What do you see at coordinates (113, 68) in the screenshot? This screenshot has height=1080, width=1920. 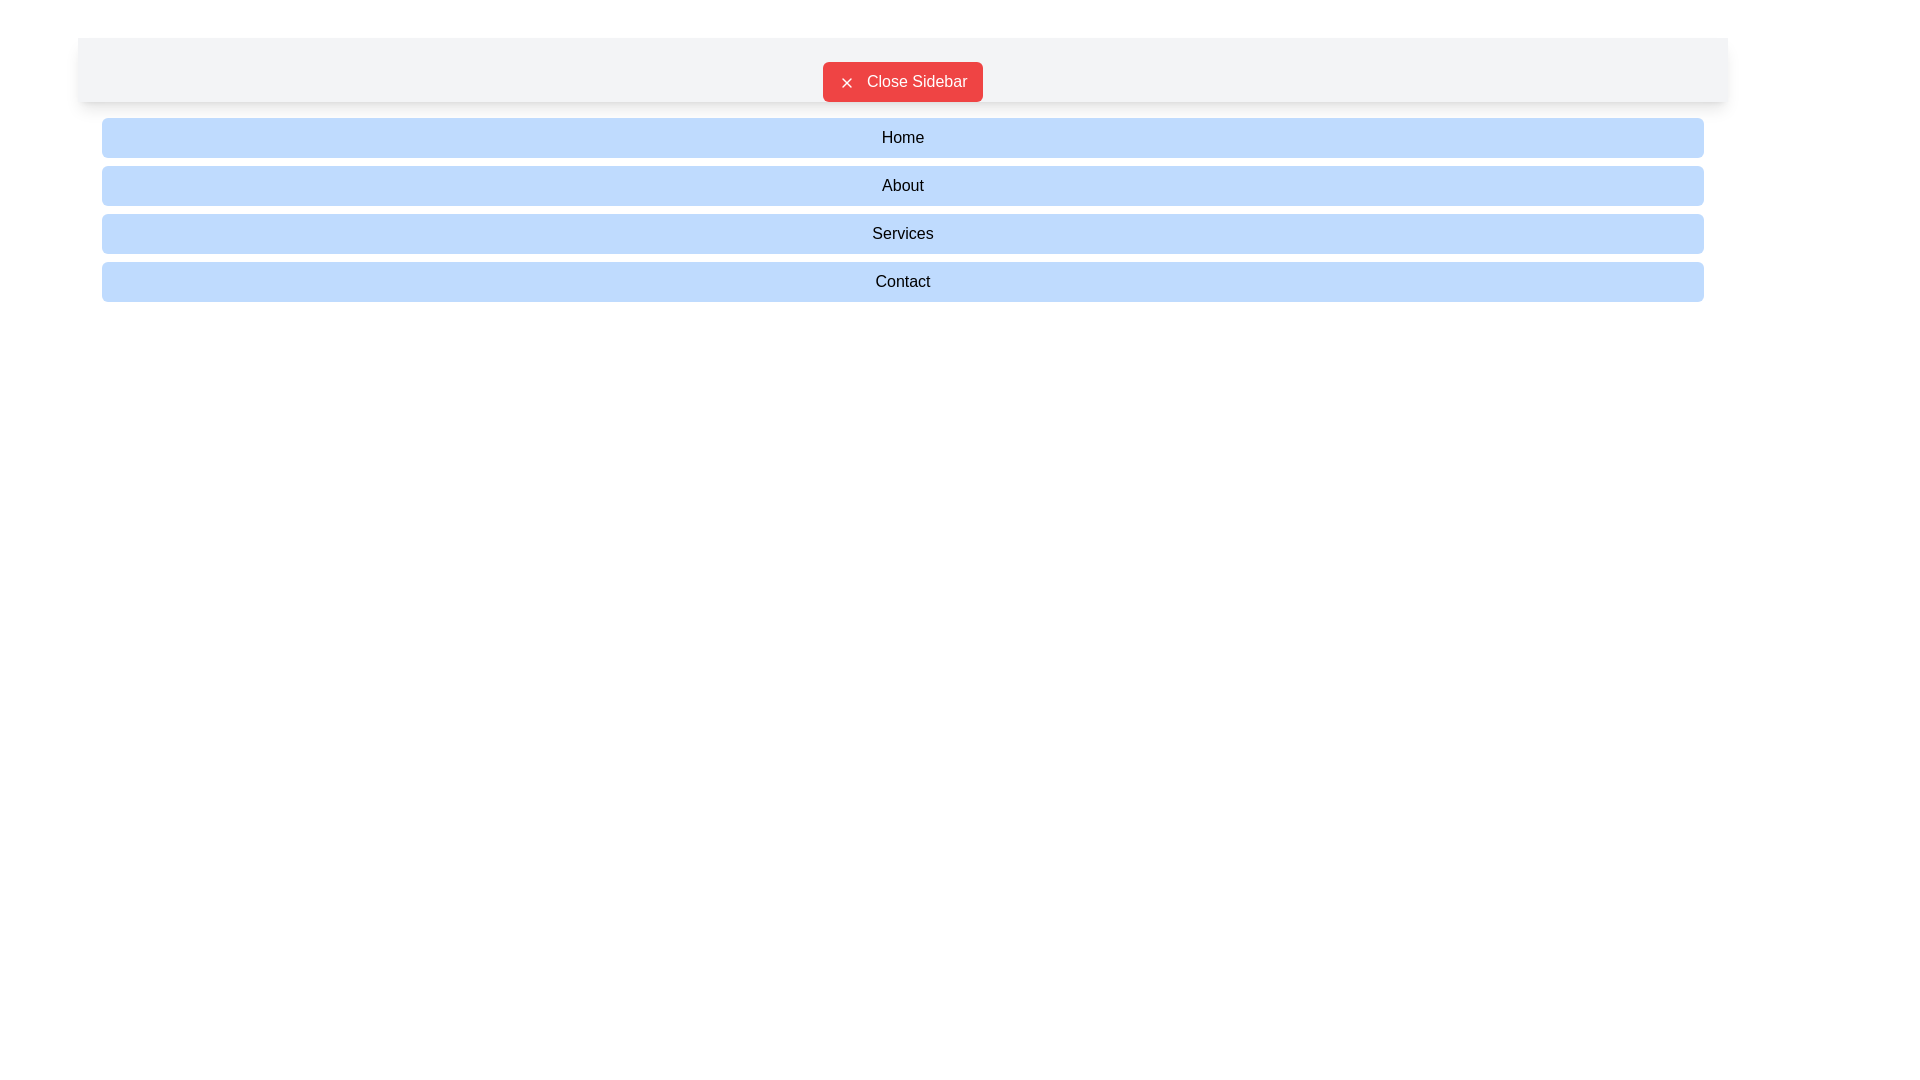 I see `the menu button located at the top-left corner of the interface` at bounding box center [113, 68].